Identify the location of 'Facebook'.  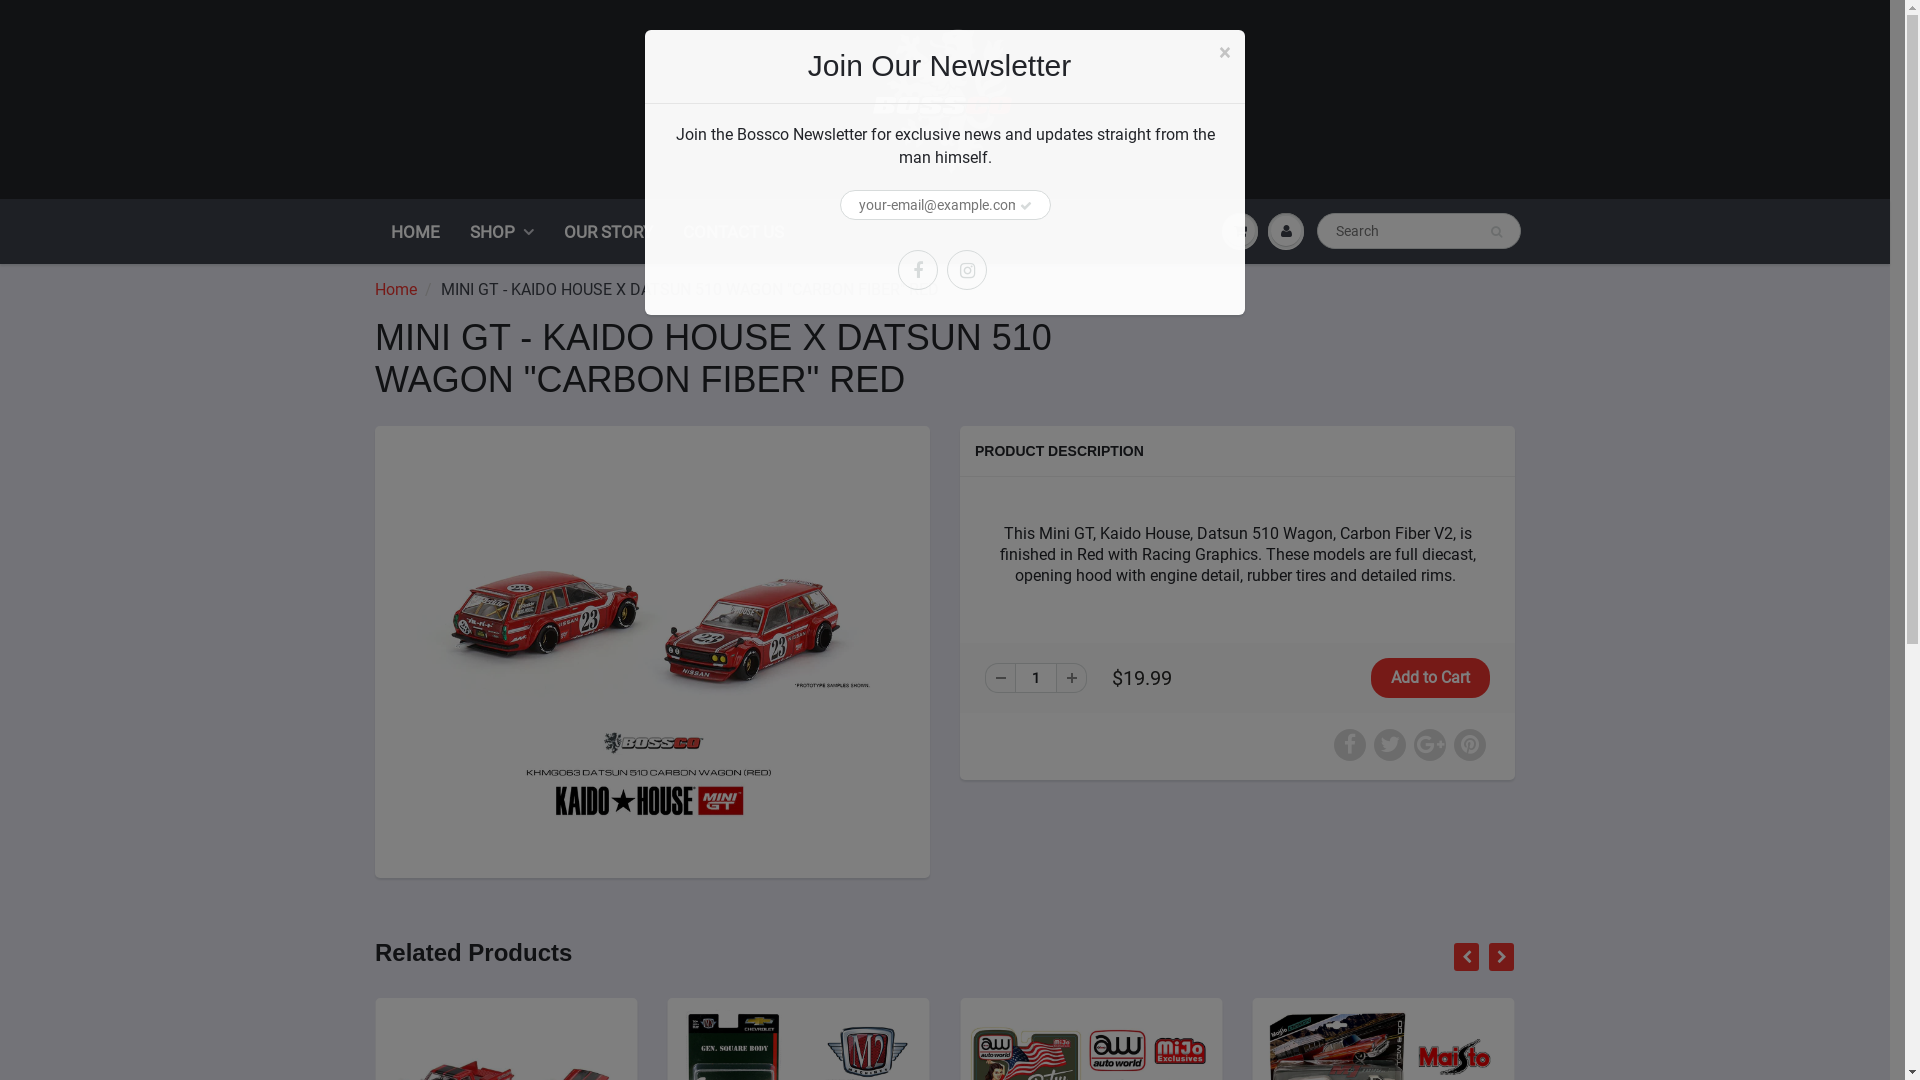
(916, 270).